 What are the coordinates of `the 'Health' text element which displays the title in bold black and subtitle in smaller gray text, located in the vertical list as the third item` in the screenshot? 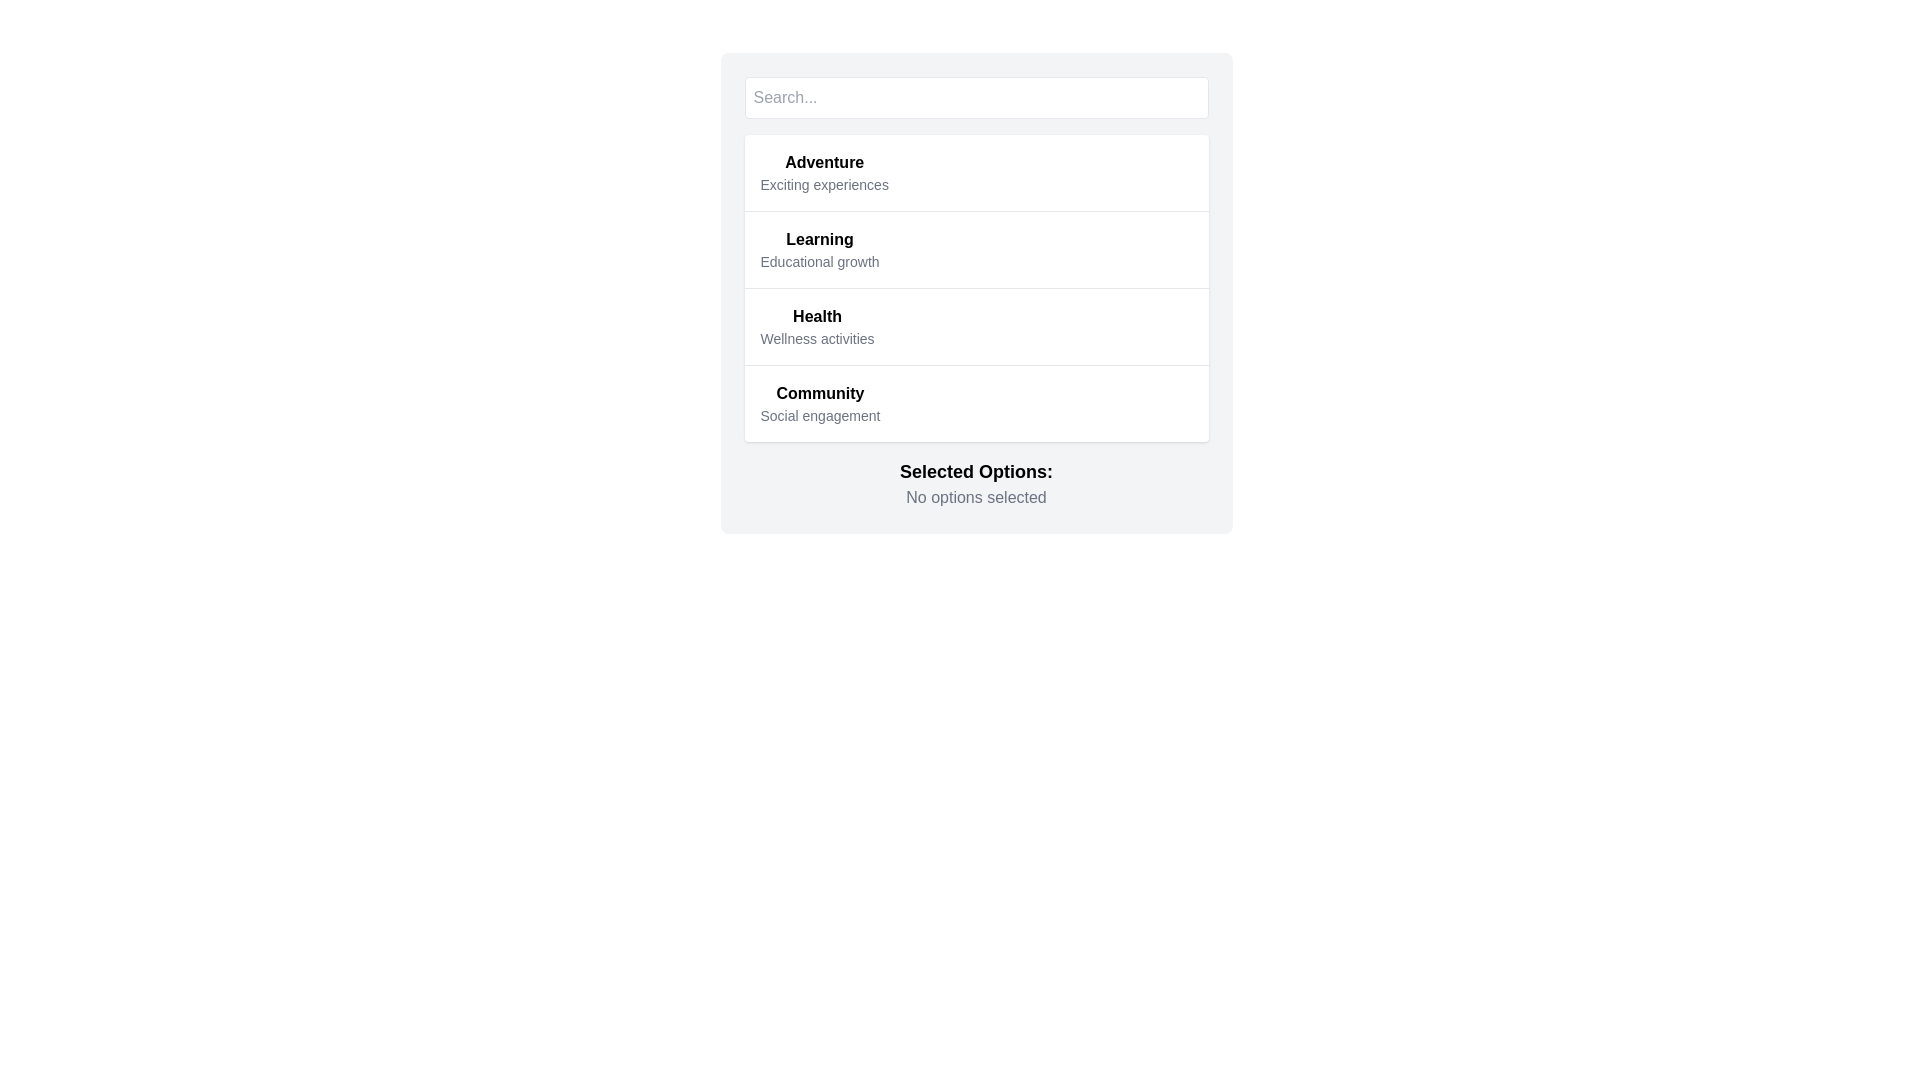 It's located at (817, 326).